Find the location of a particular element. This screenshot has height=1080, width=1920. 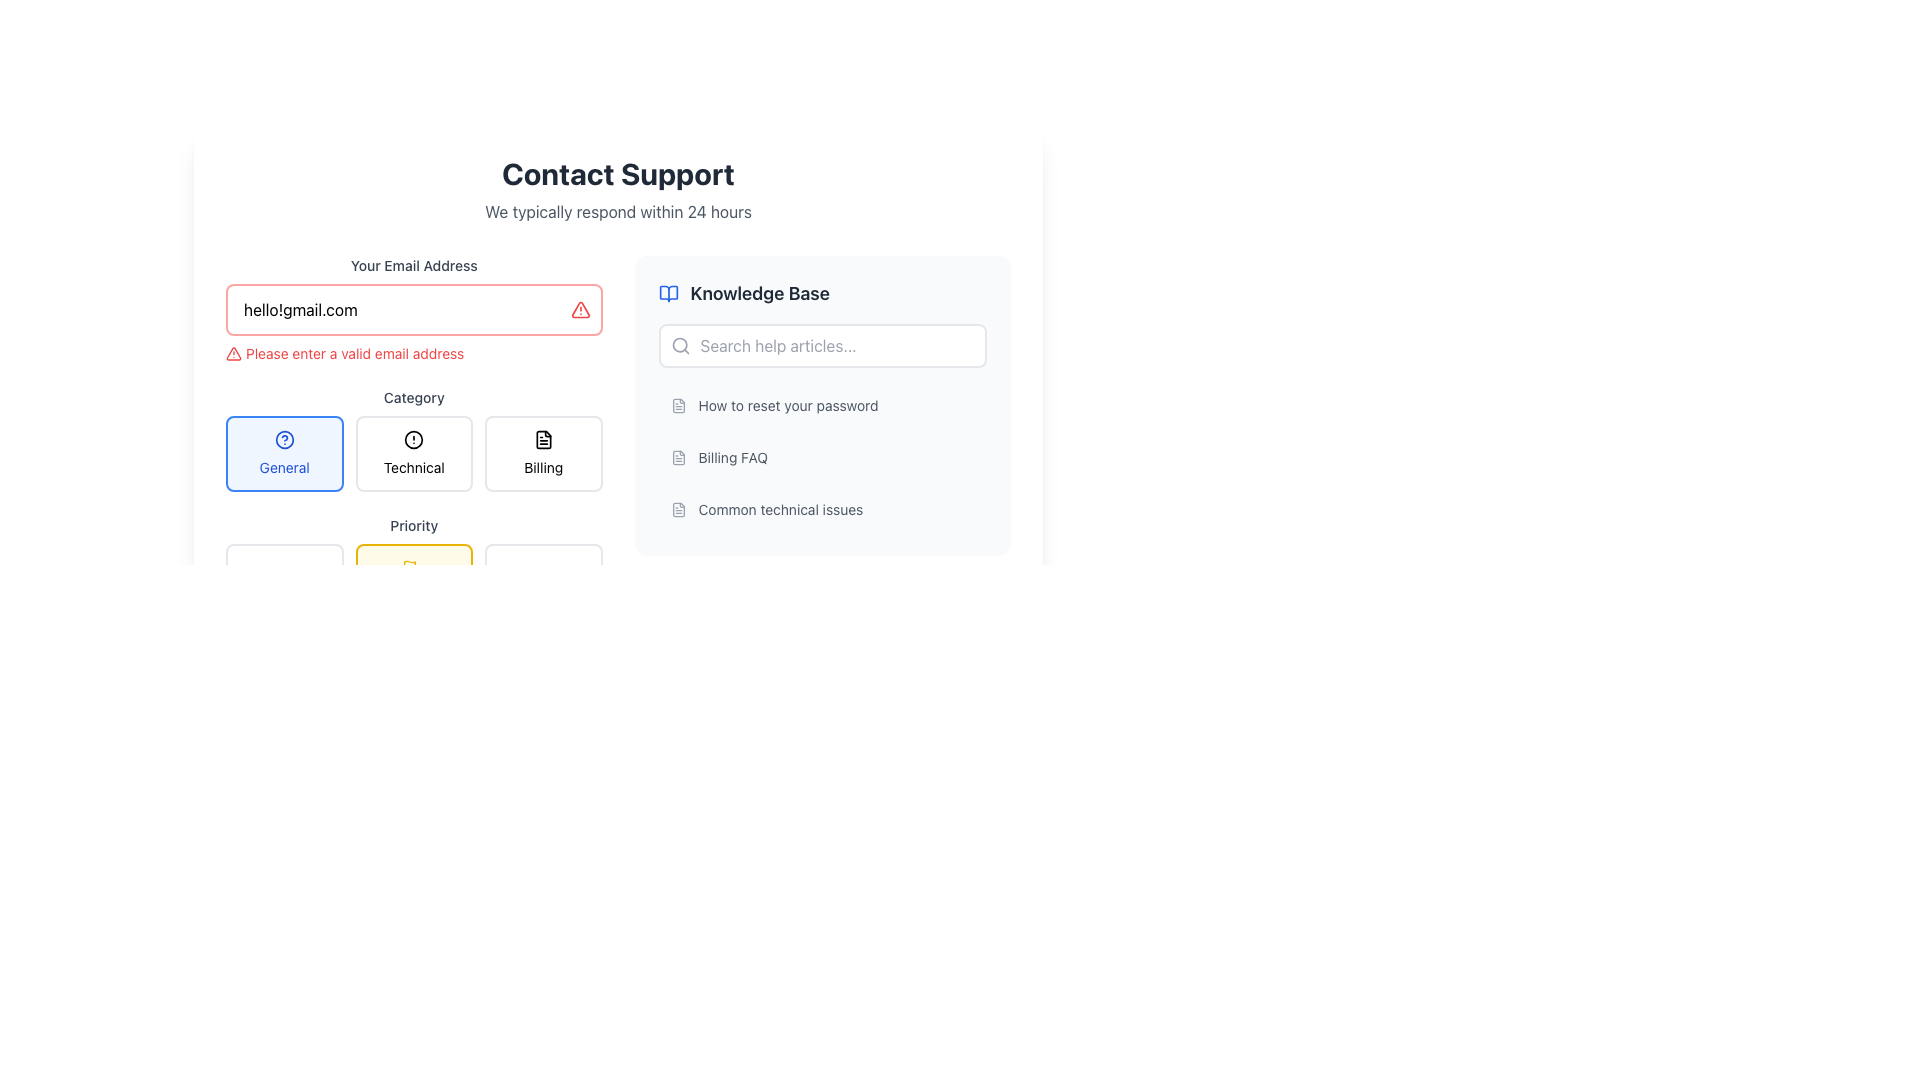

the 'Technical' category label located in the middle card under the 'Category' section is located at coordinates (413, 467).